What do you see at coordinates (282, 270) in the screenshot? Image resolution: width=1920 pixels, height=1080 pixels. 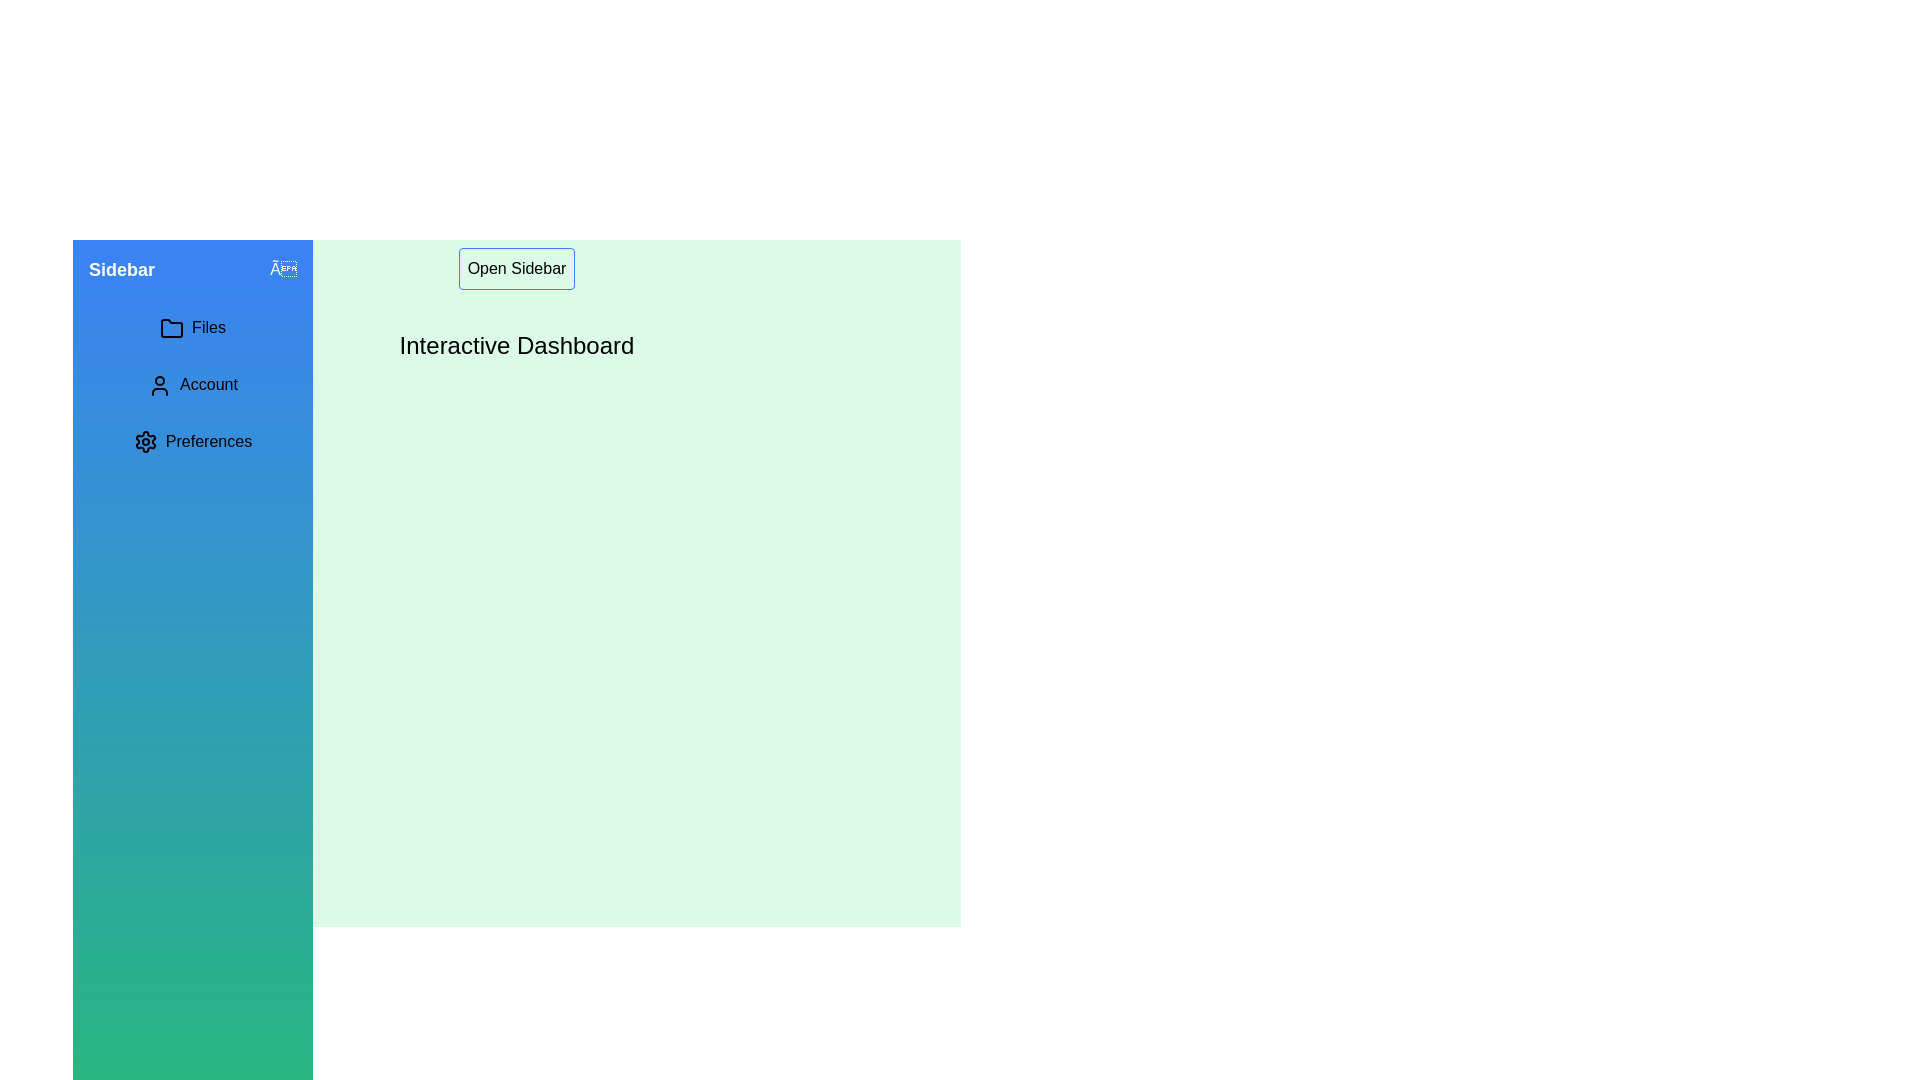 I see `the interactive element close_button in the sidebar` at bounding box center [282, 270].